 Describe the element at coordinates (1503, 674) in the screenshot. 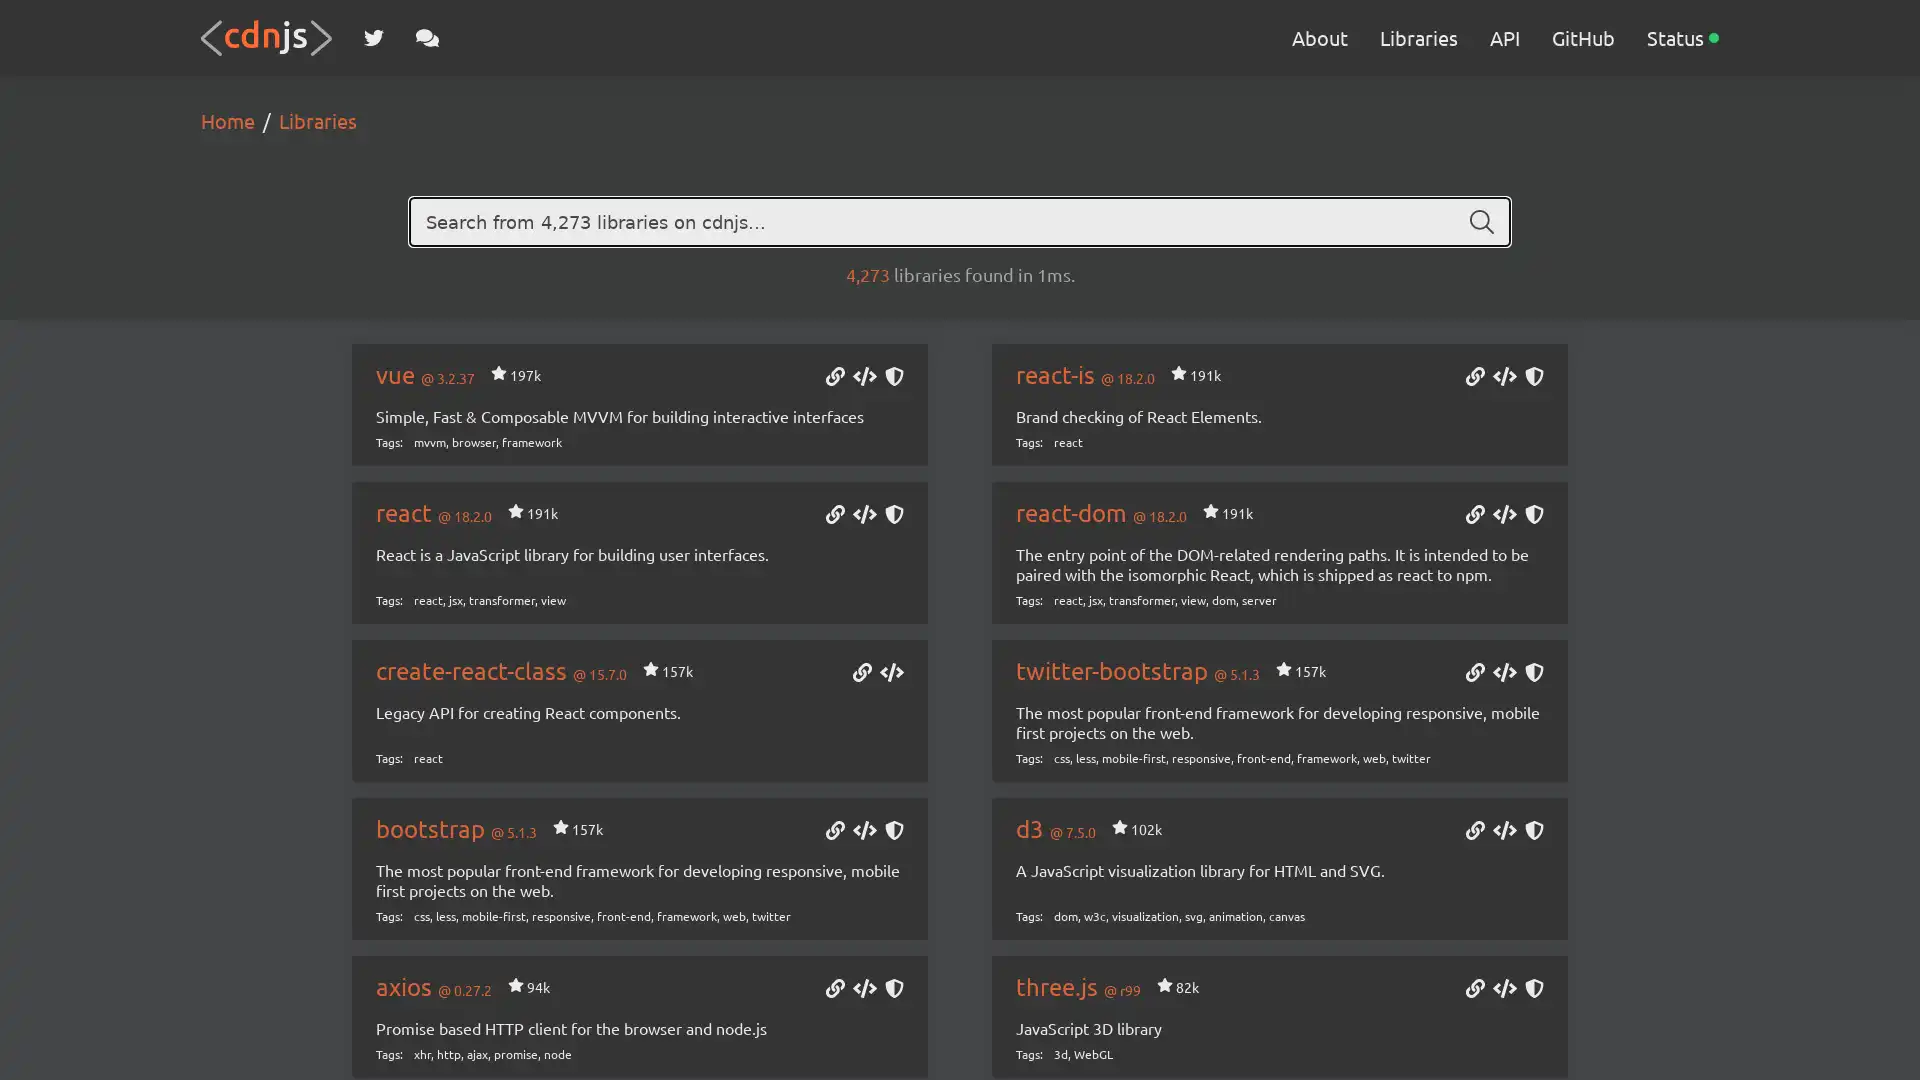

I see `Copy Script Tag` at that location.